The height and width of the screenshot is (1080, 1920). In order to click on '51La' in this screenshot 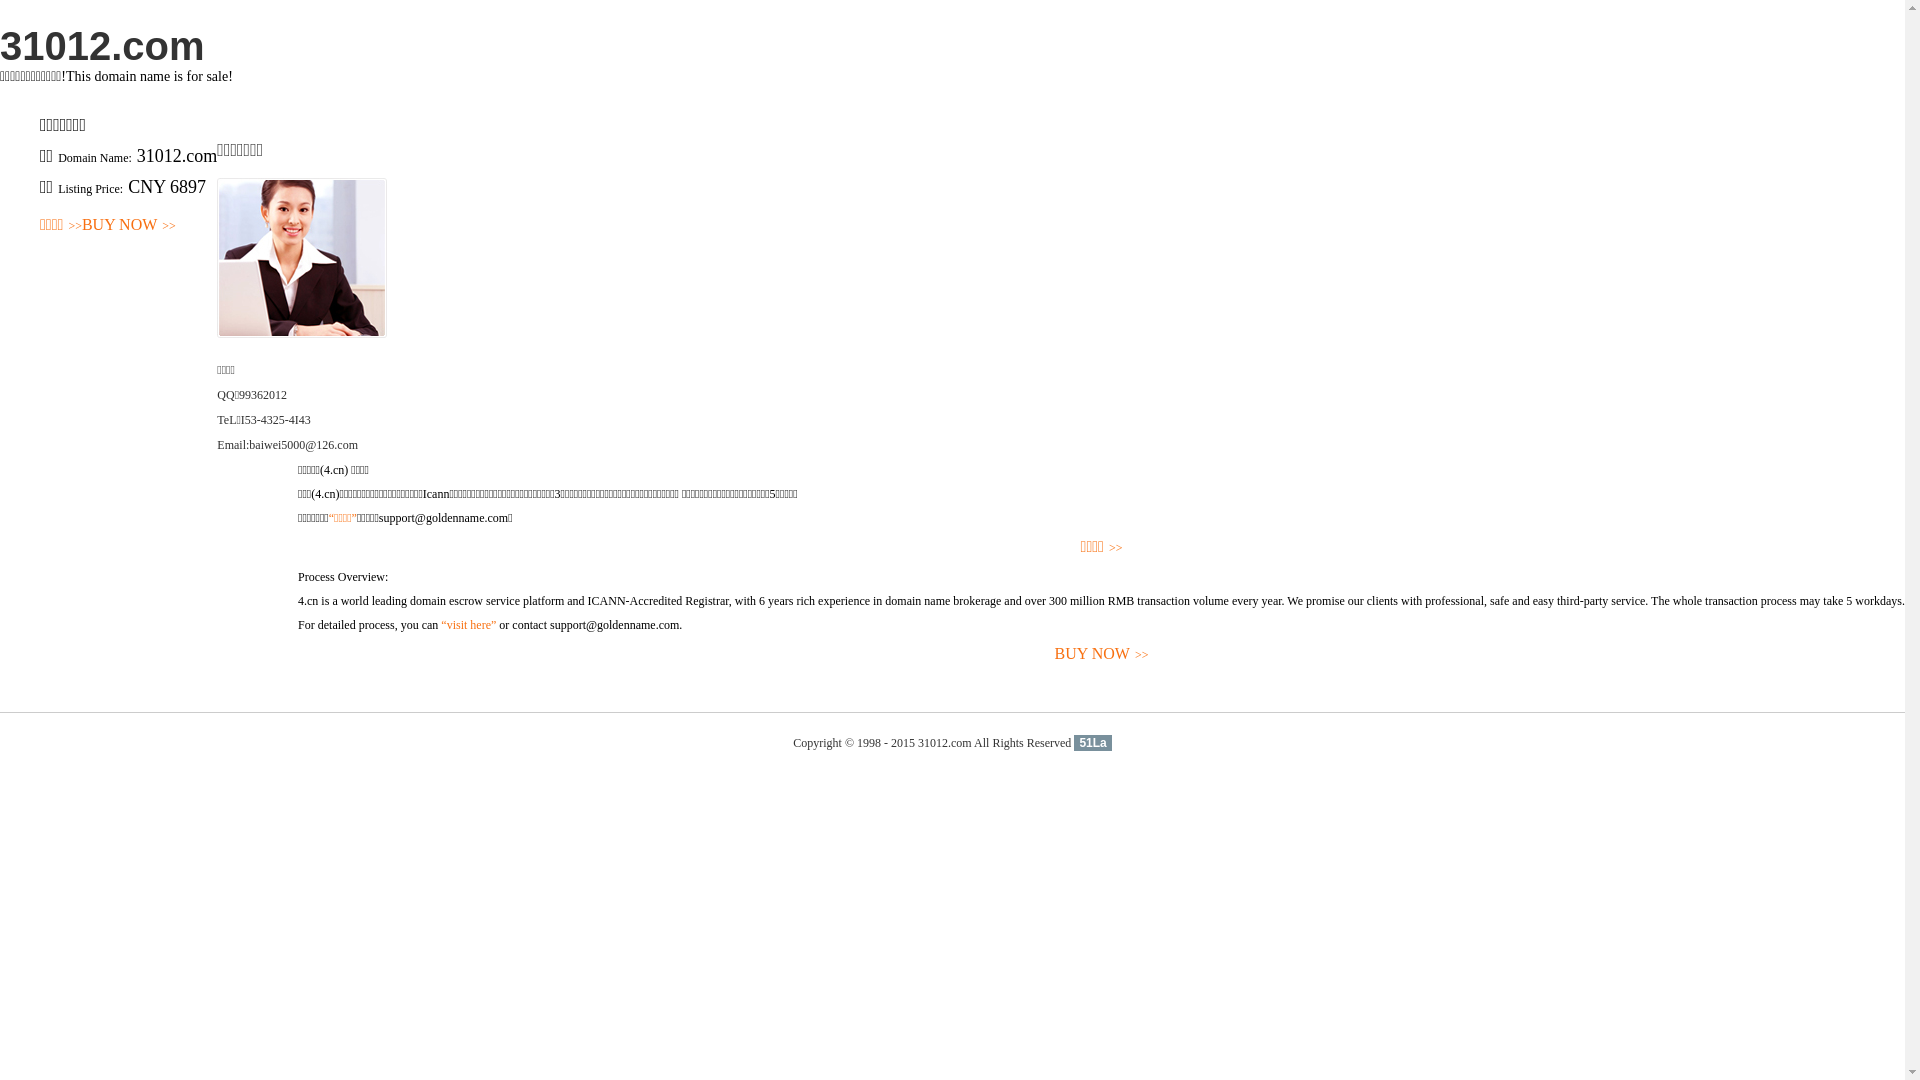, I will do `click(1073, 743)`.